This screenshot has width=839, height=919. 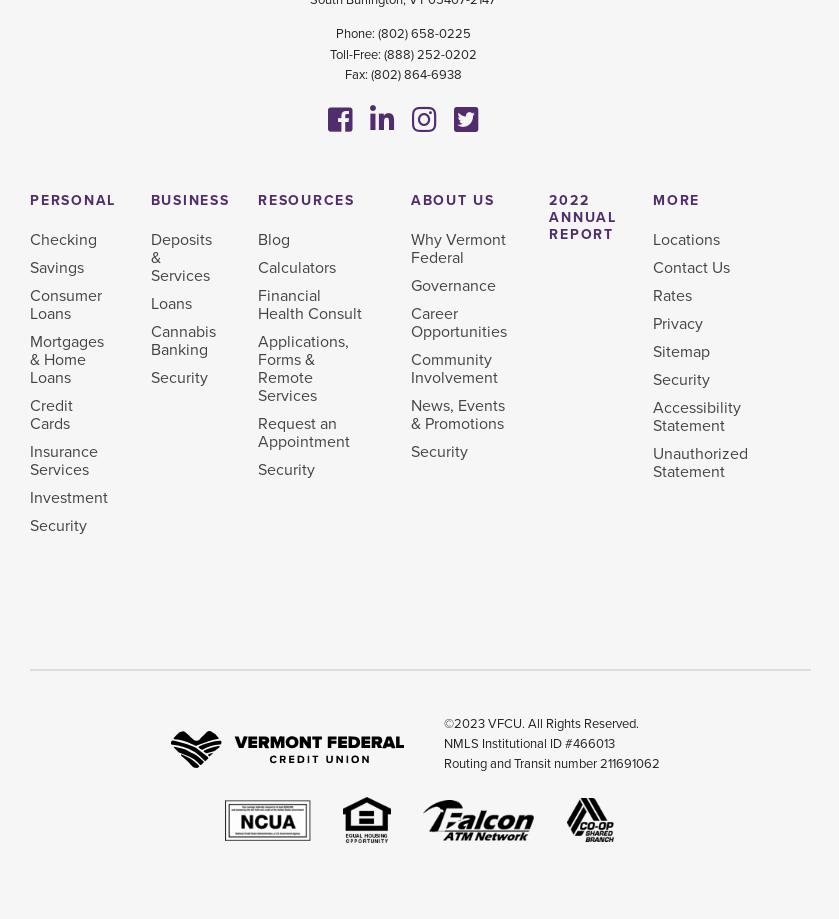 What do you see at coordinates (699, 461) in the screenshot?
I see `'Unauthorized Statement'` at bounding box center [699, 461].